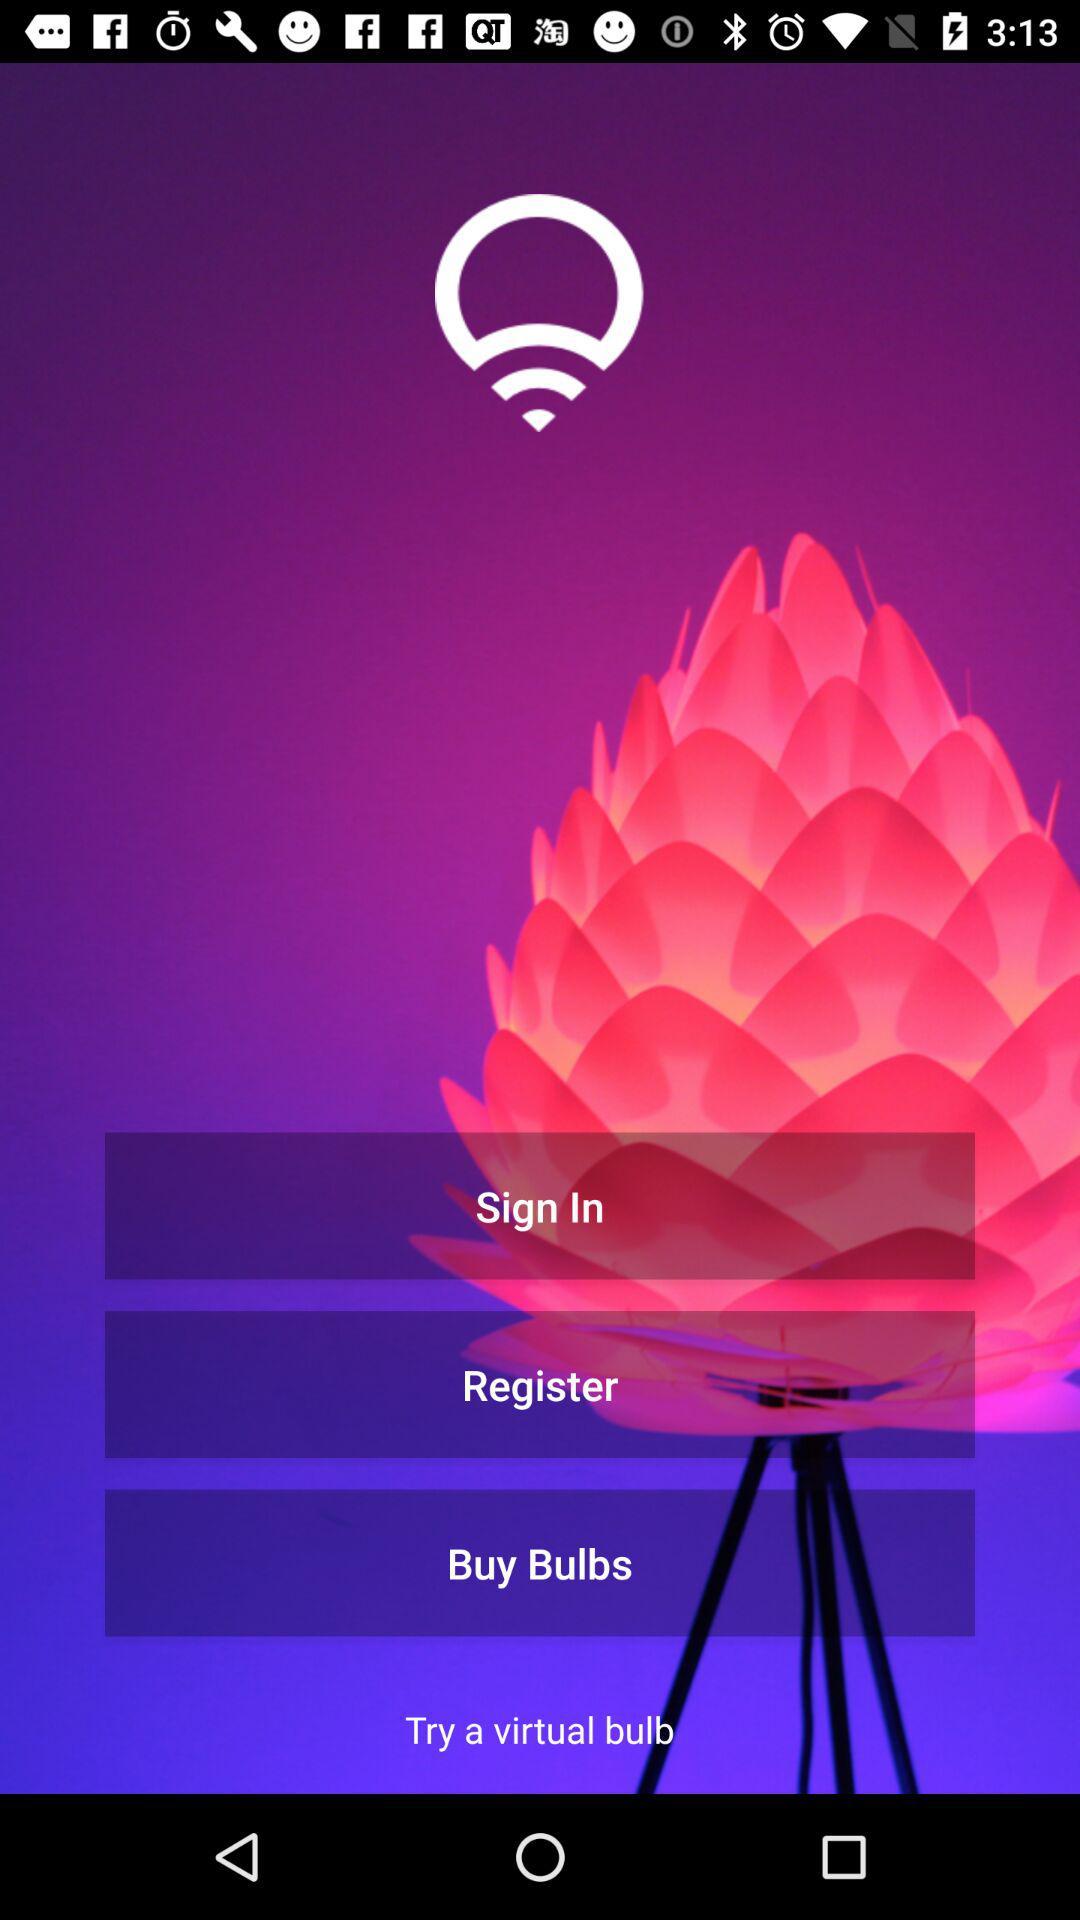 The width and height of the screenshot is (1080, 1920). What do you see at coordinates (540, 1204) in the screenshot?
I see `sign in item` at bounding box center [540, 1204].